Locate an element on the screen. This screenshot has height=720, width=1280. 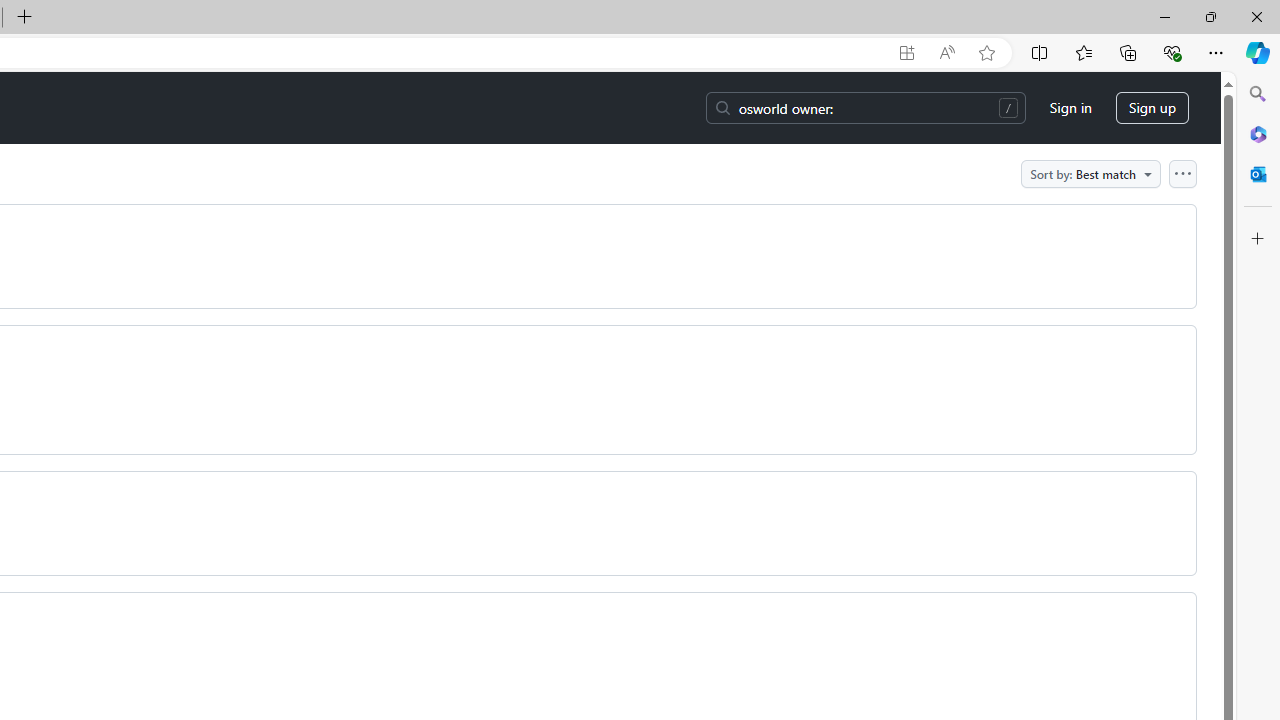
'Open column options' is located at coordinates (1182, 172).